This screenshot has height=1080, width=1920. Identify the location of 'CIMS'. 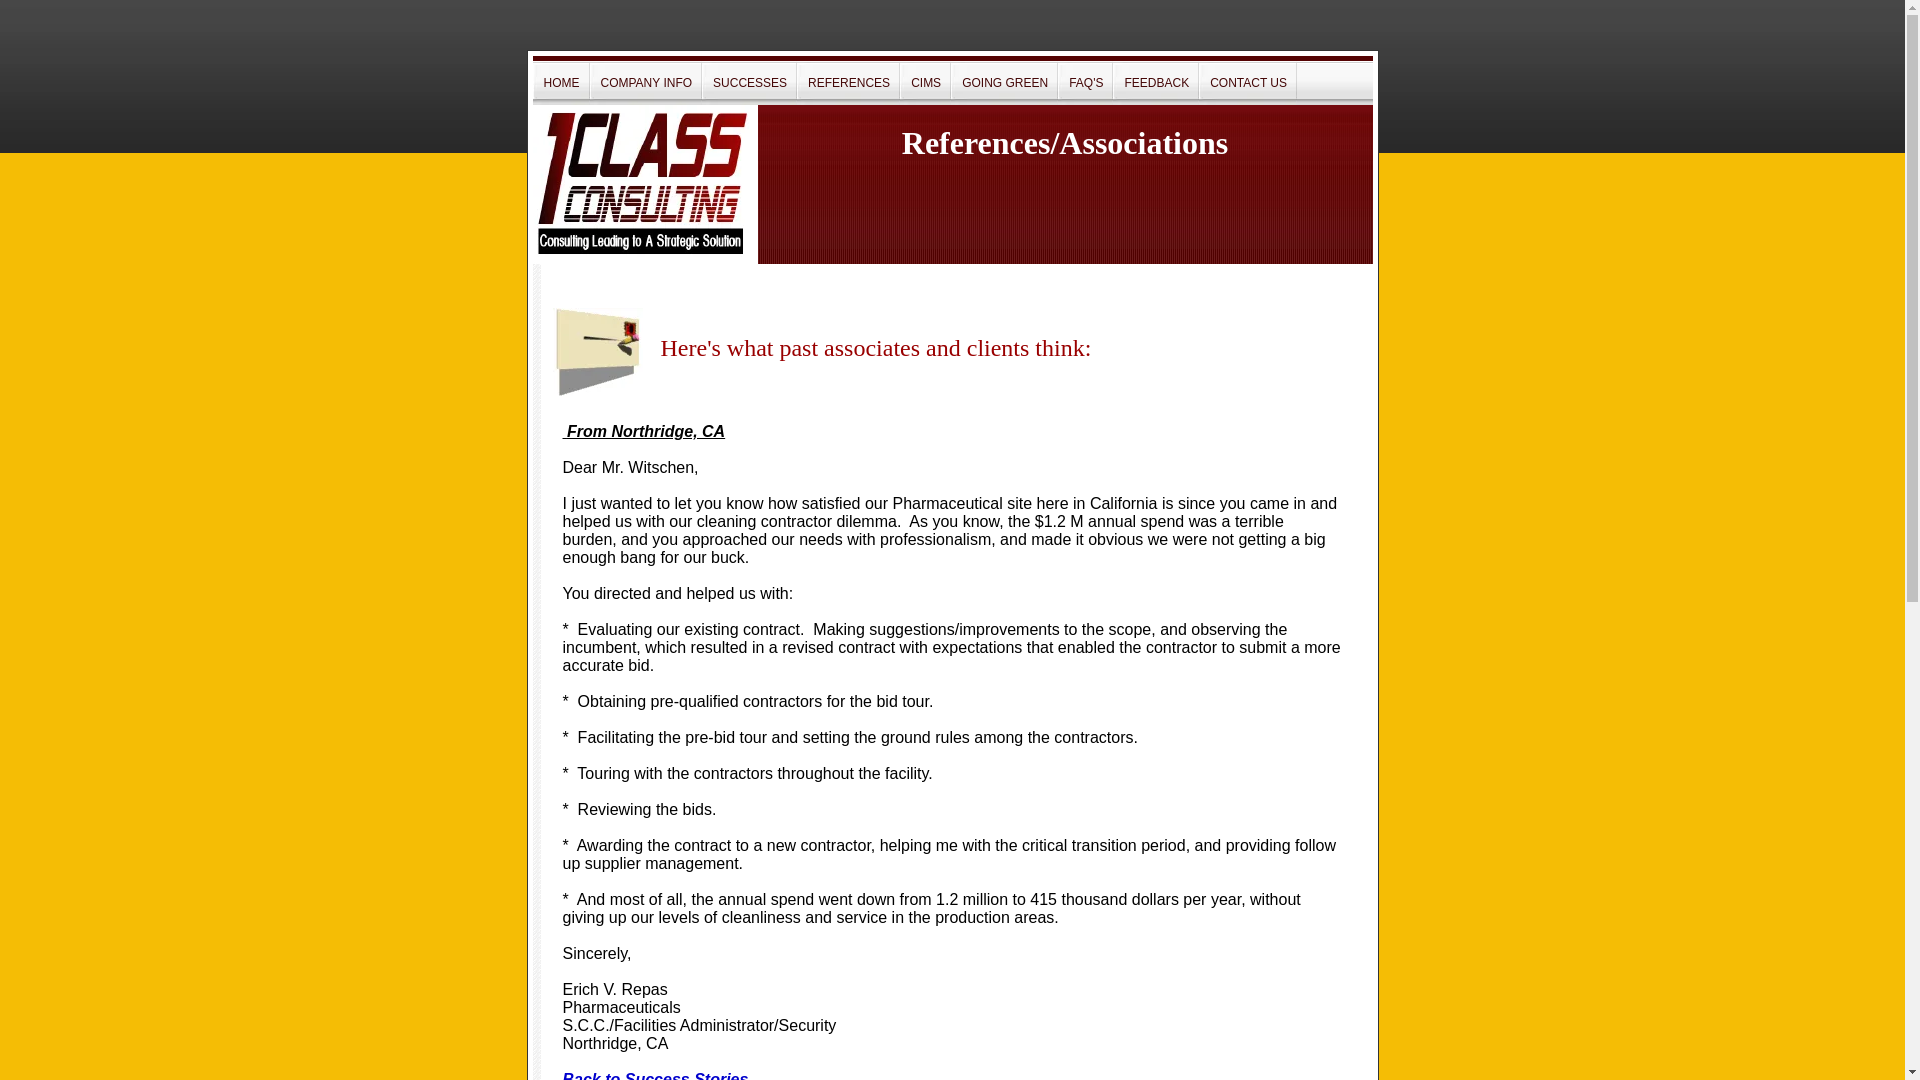
(925, 82).